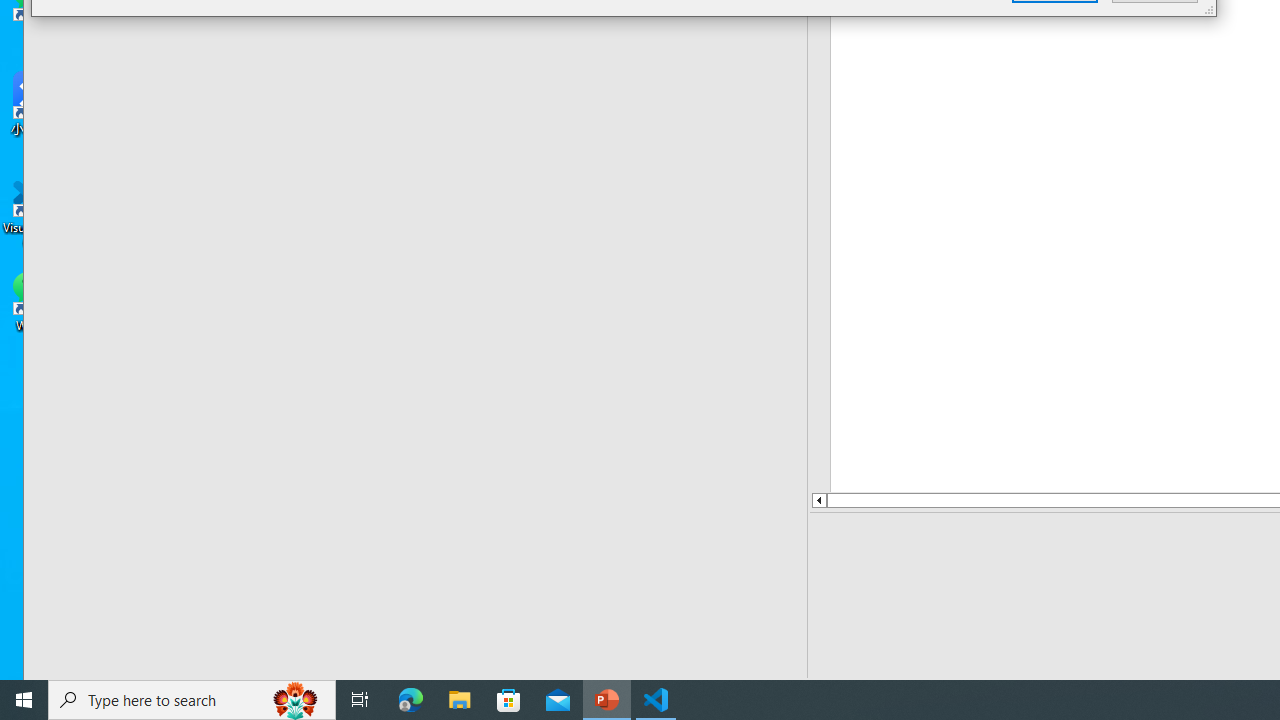 This screenshot has width=1280, height=720. Describe the element at coordinates (606, 698) in the screenshot. I see `'PowerPoint - 1 running window'` at that location.